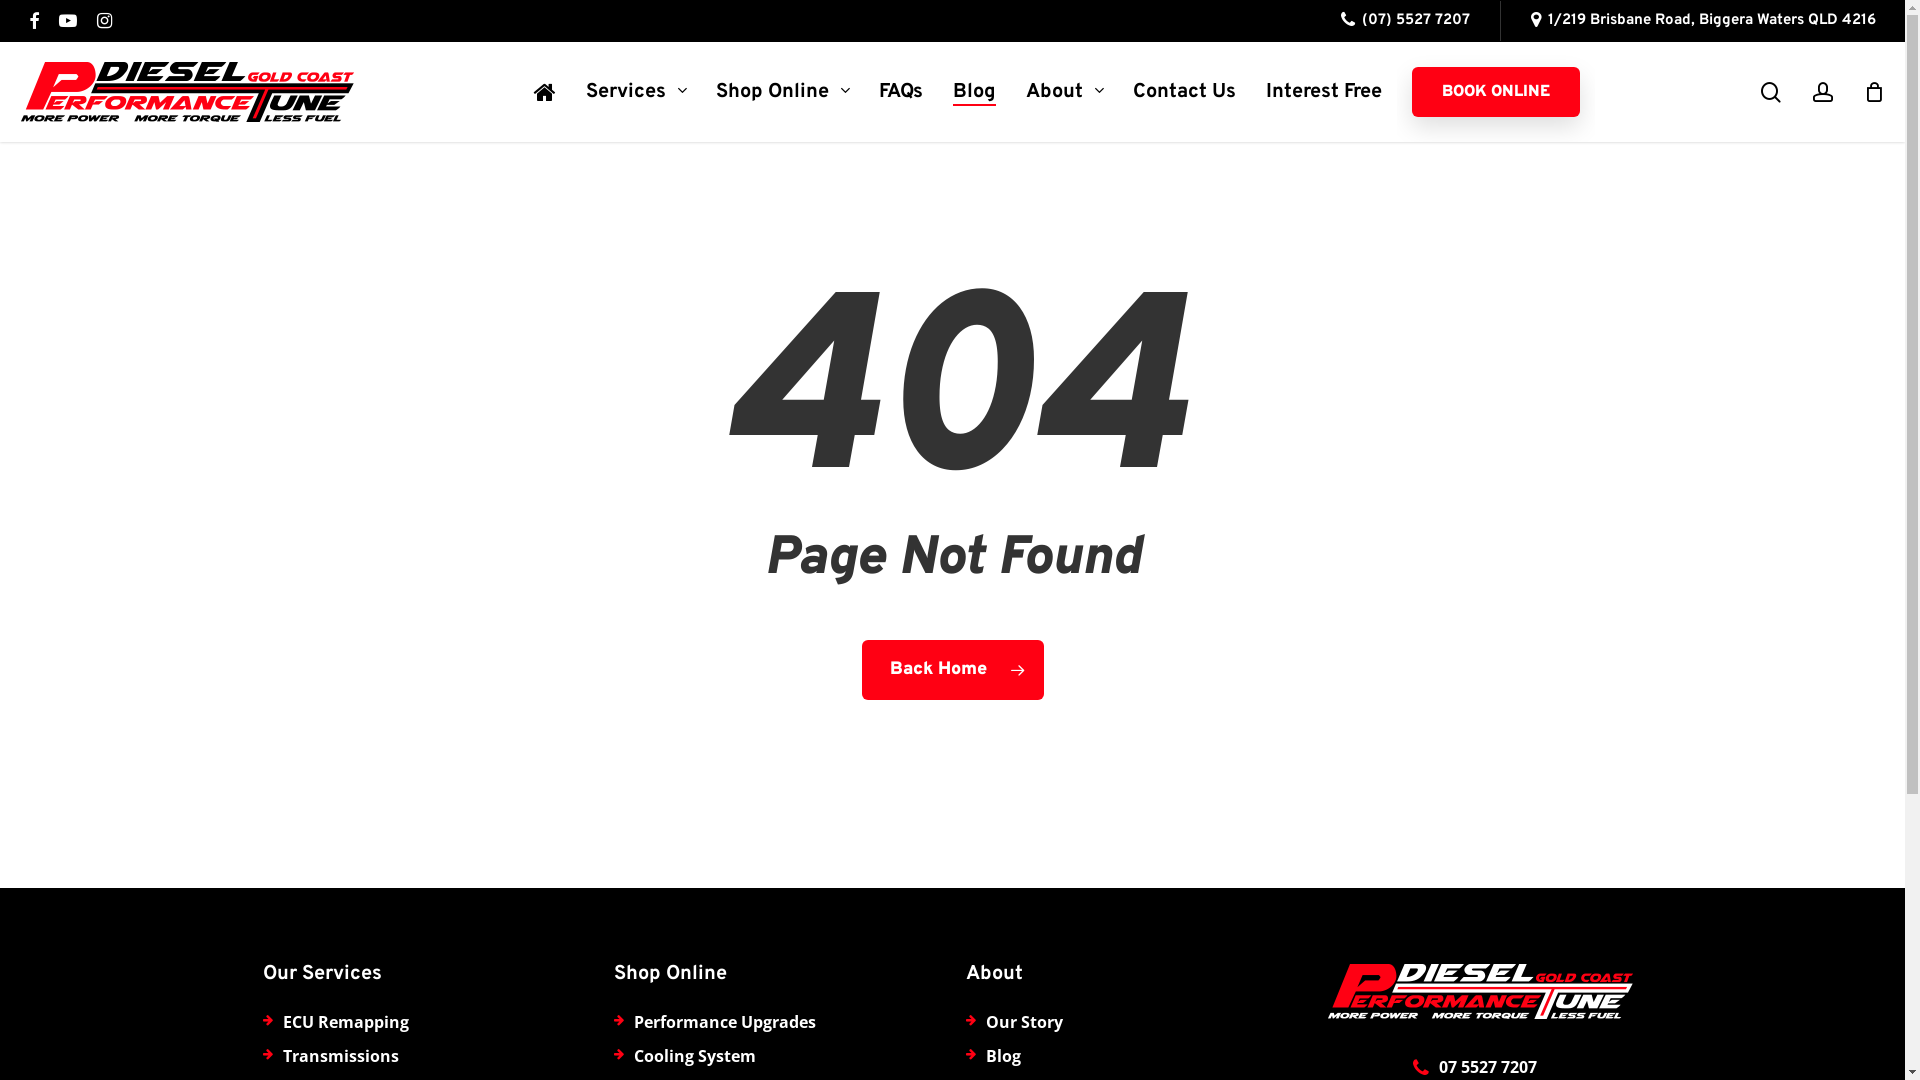  What do you see at coordinates (1324, 92) in the screenshot?
I see `'Interest Free'` at bounding box center [1324, 92].